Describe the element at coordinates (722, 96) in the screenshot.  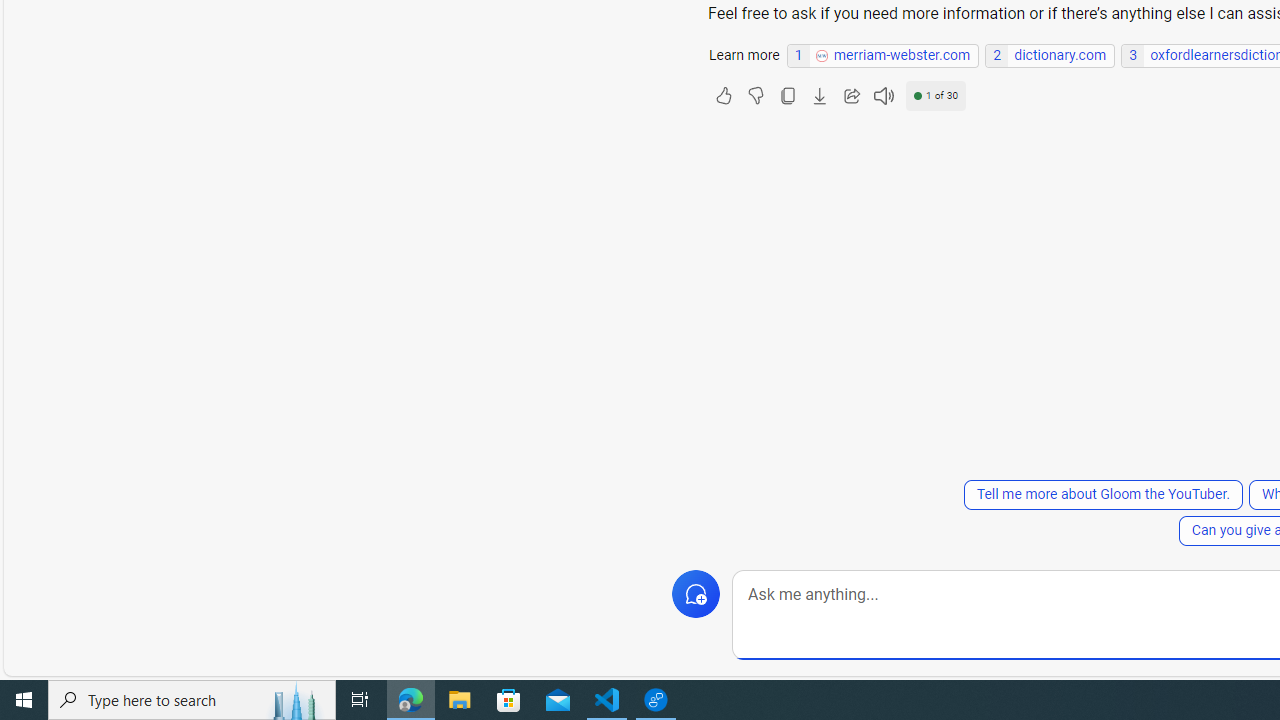
I see `'Like'` at that location.